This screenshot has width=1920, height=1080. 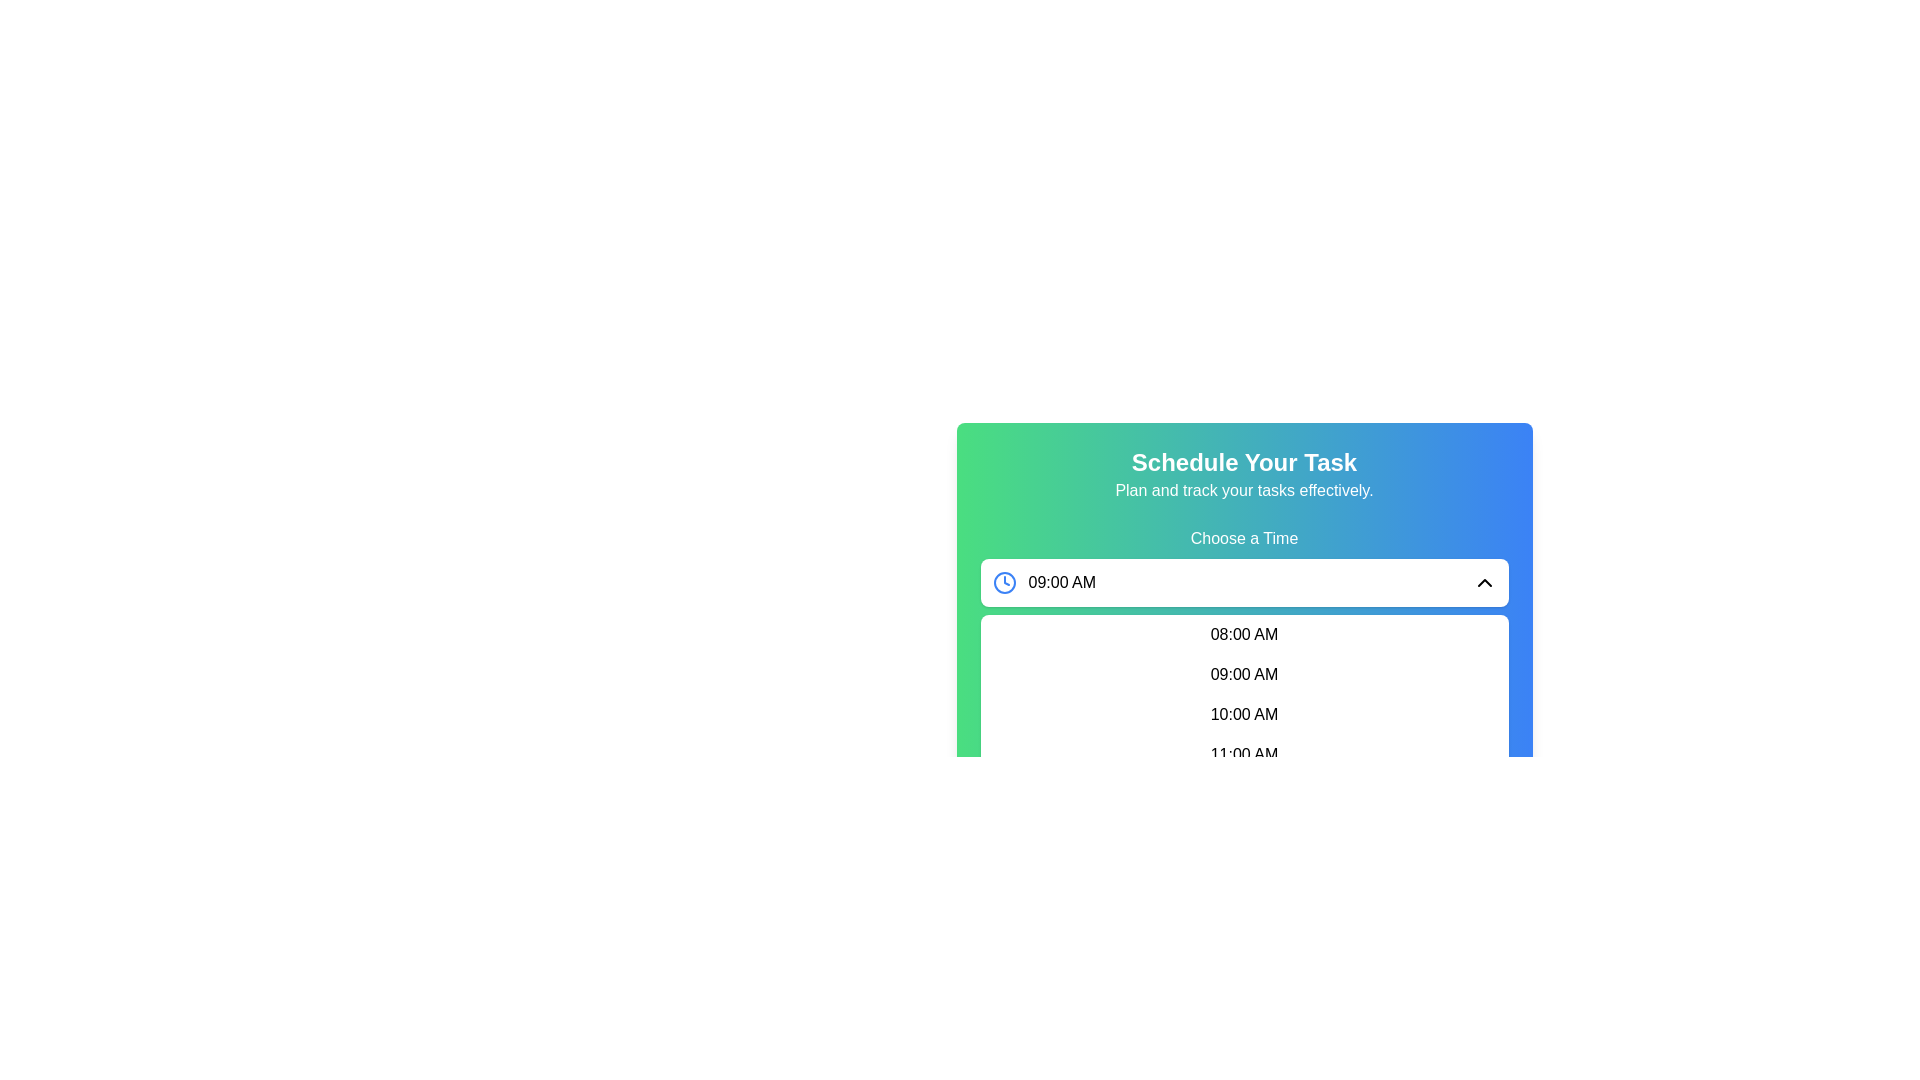 What do you see at coordinates (1243, 713) in the screenshot?
I see `the third item in the vertically-arranged dropdown list` at bounding box center [1243, 713].